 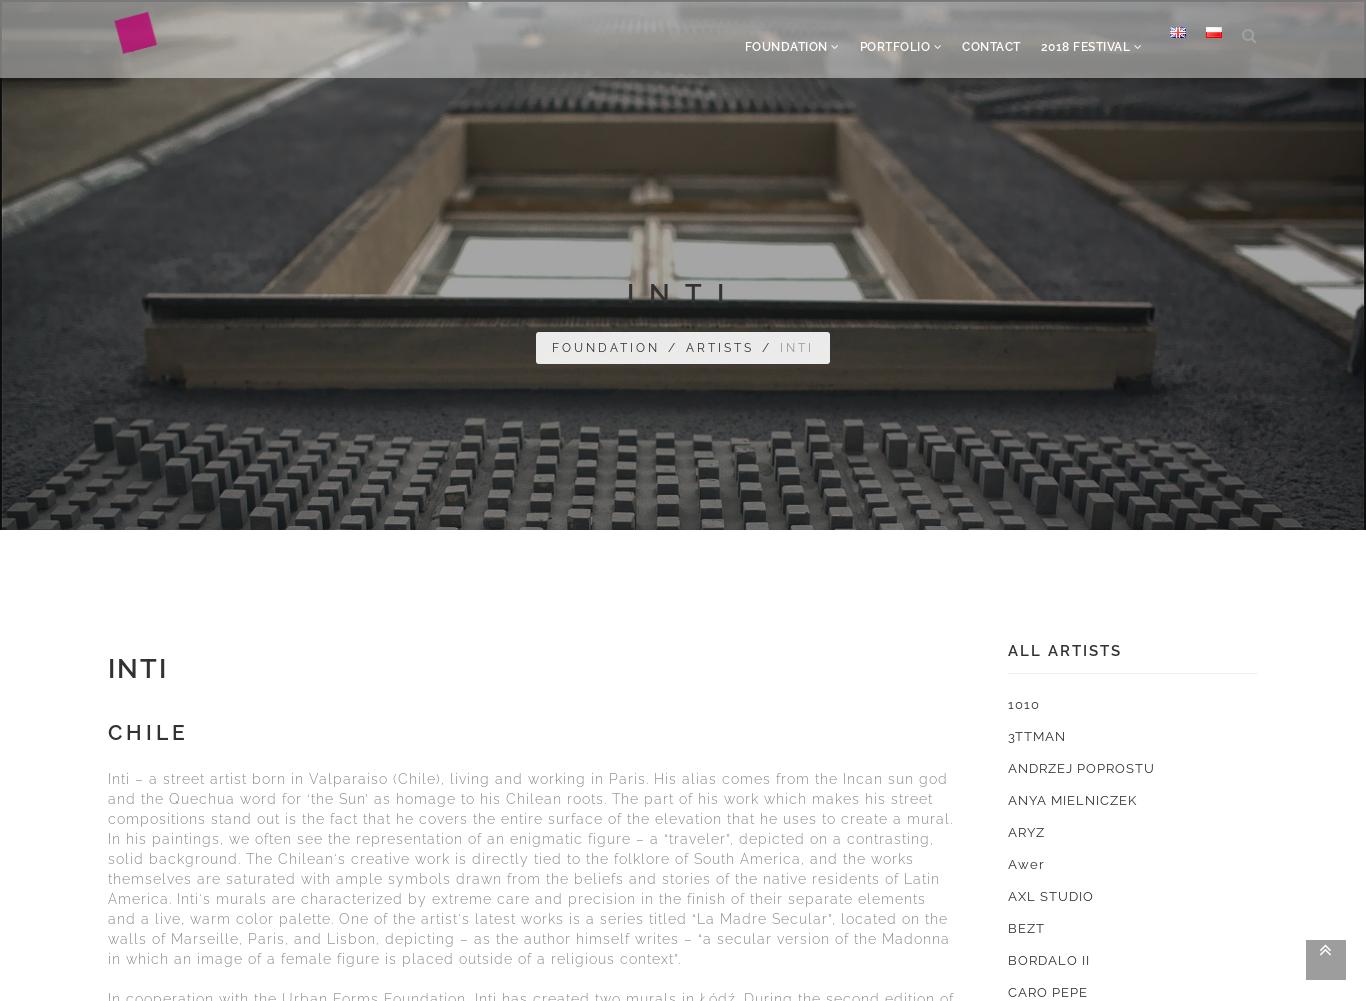 What do you see at coordinates (894, 47) in the screenshot?
I see `'Portfolio'` at bounding box center [894, 47].